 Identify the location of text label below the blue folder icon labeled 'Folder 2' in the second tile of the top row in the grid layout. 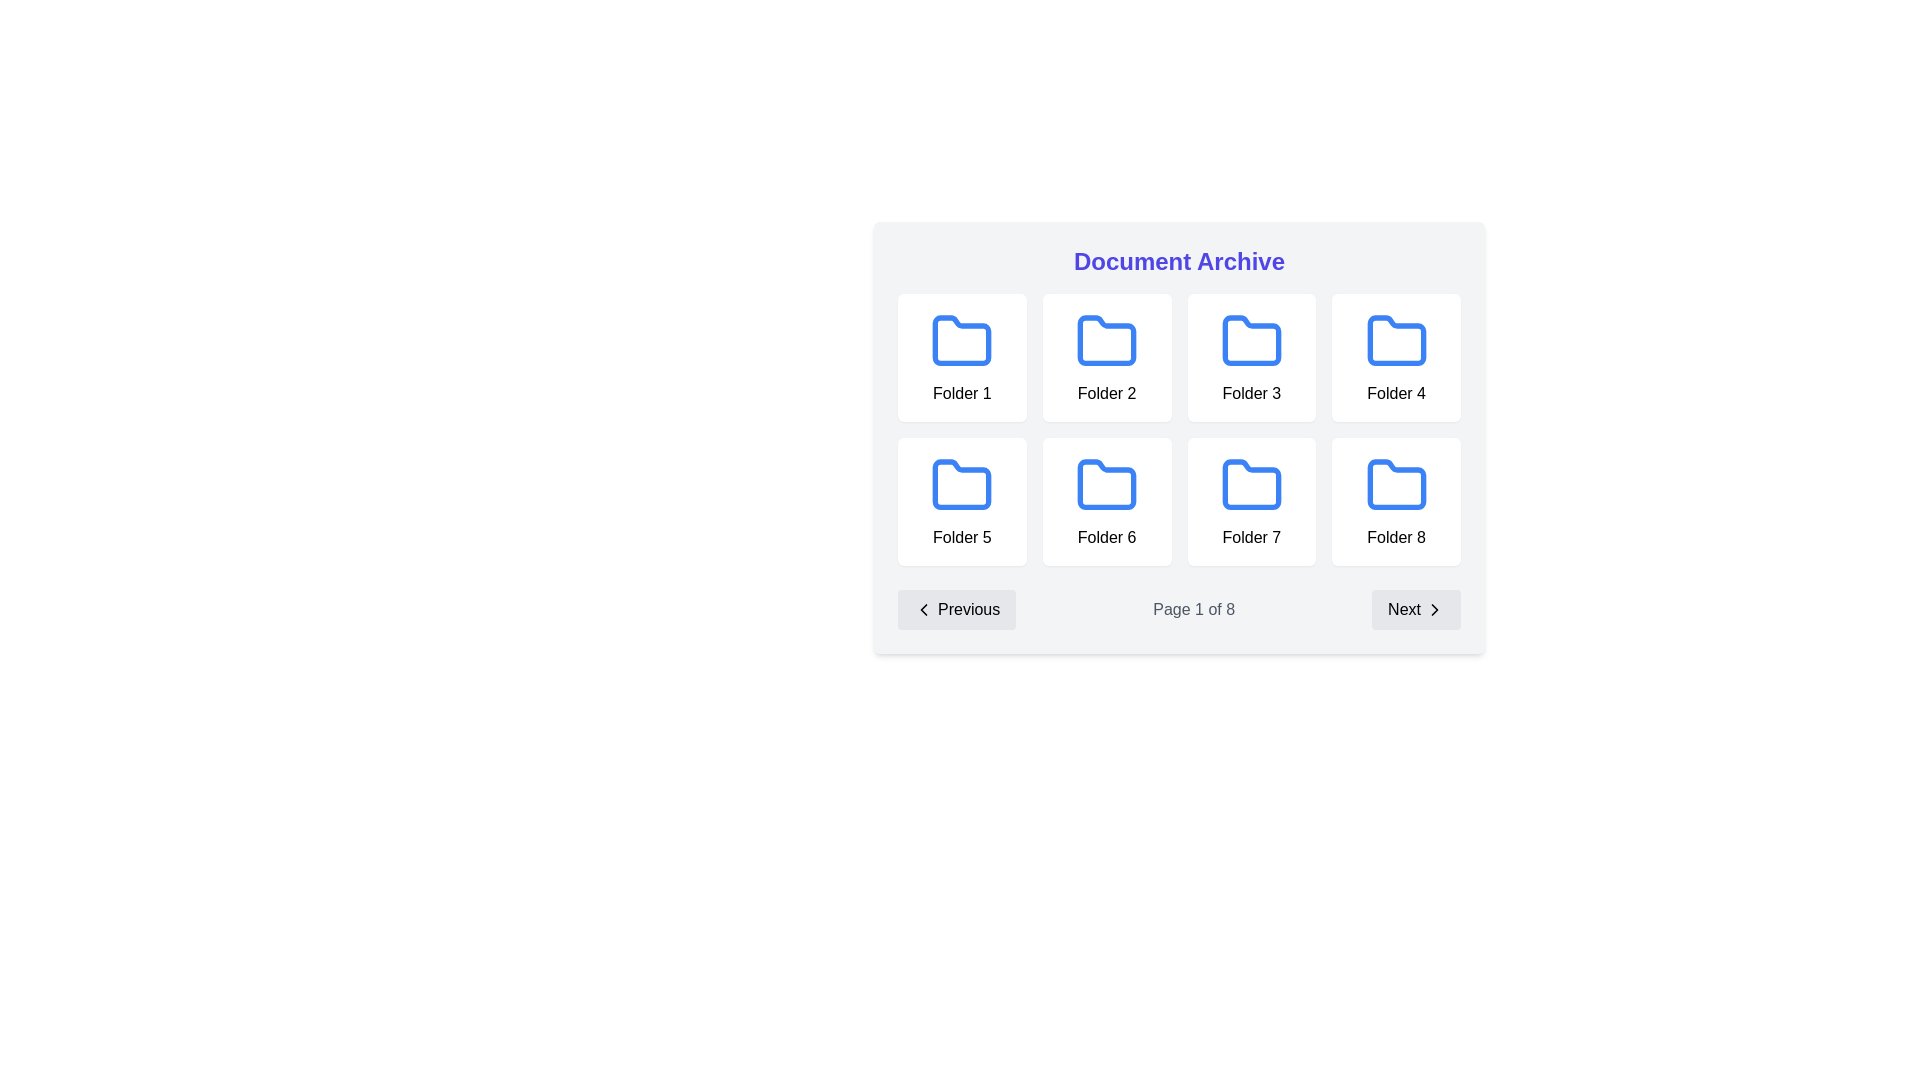
(1106, 393).